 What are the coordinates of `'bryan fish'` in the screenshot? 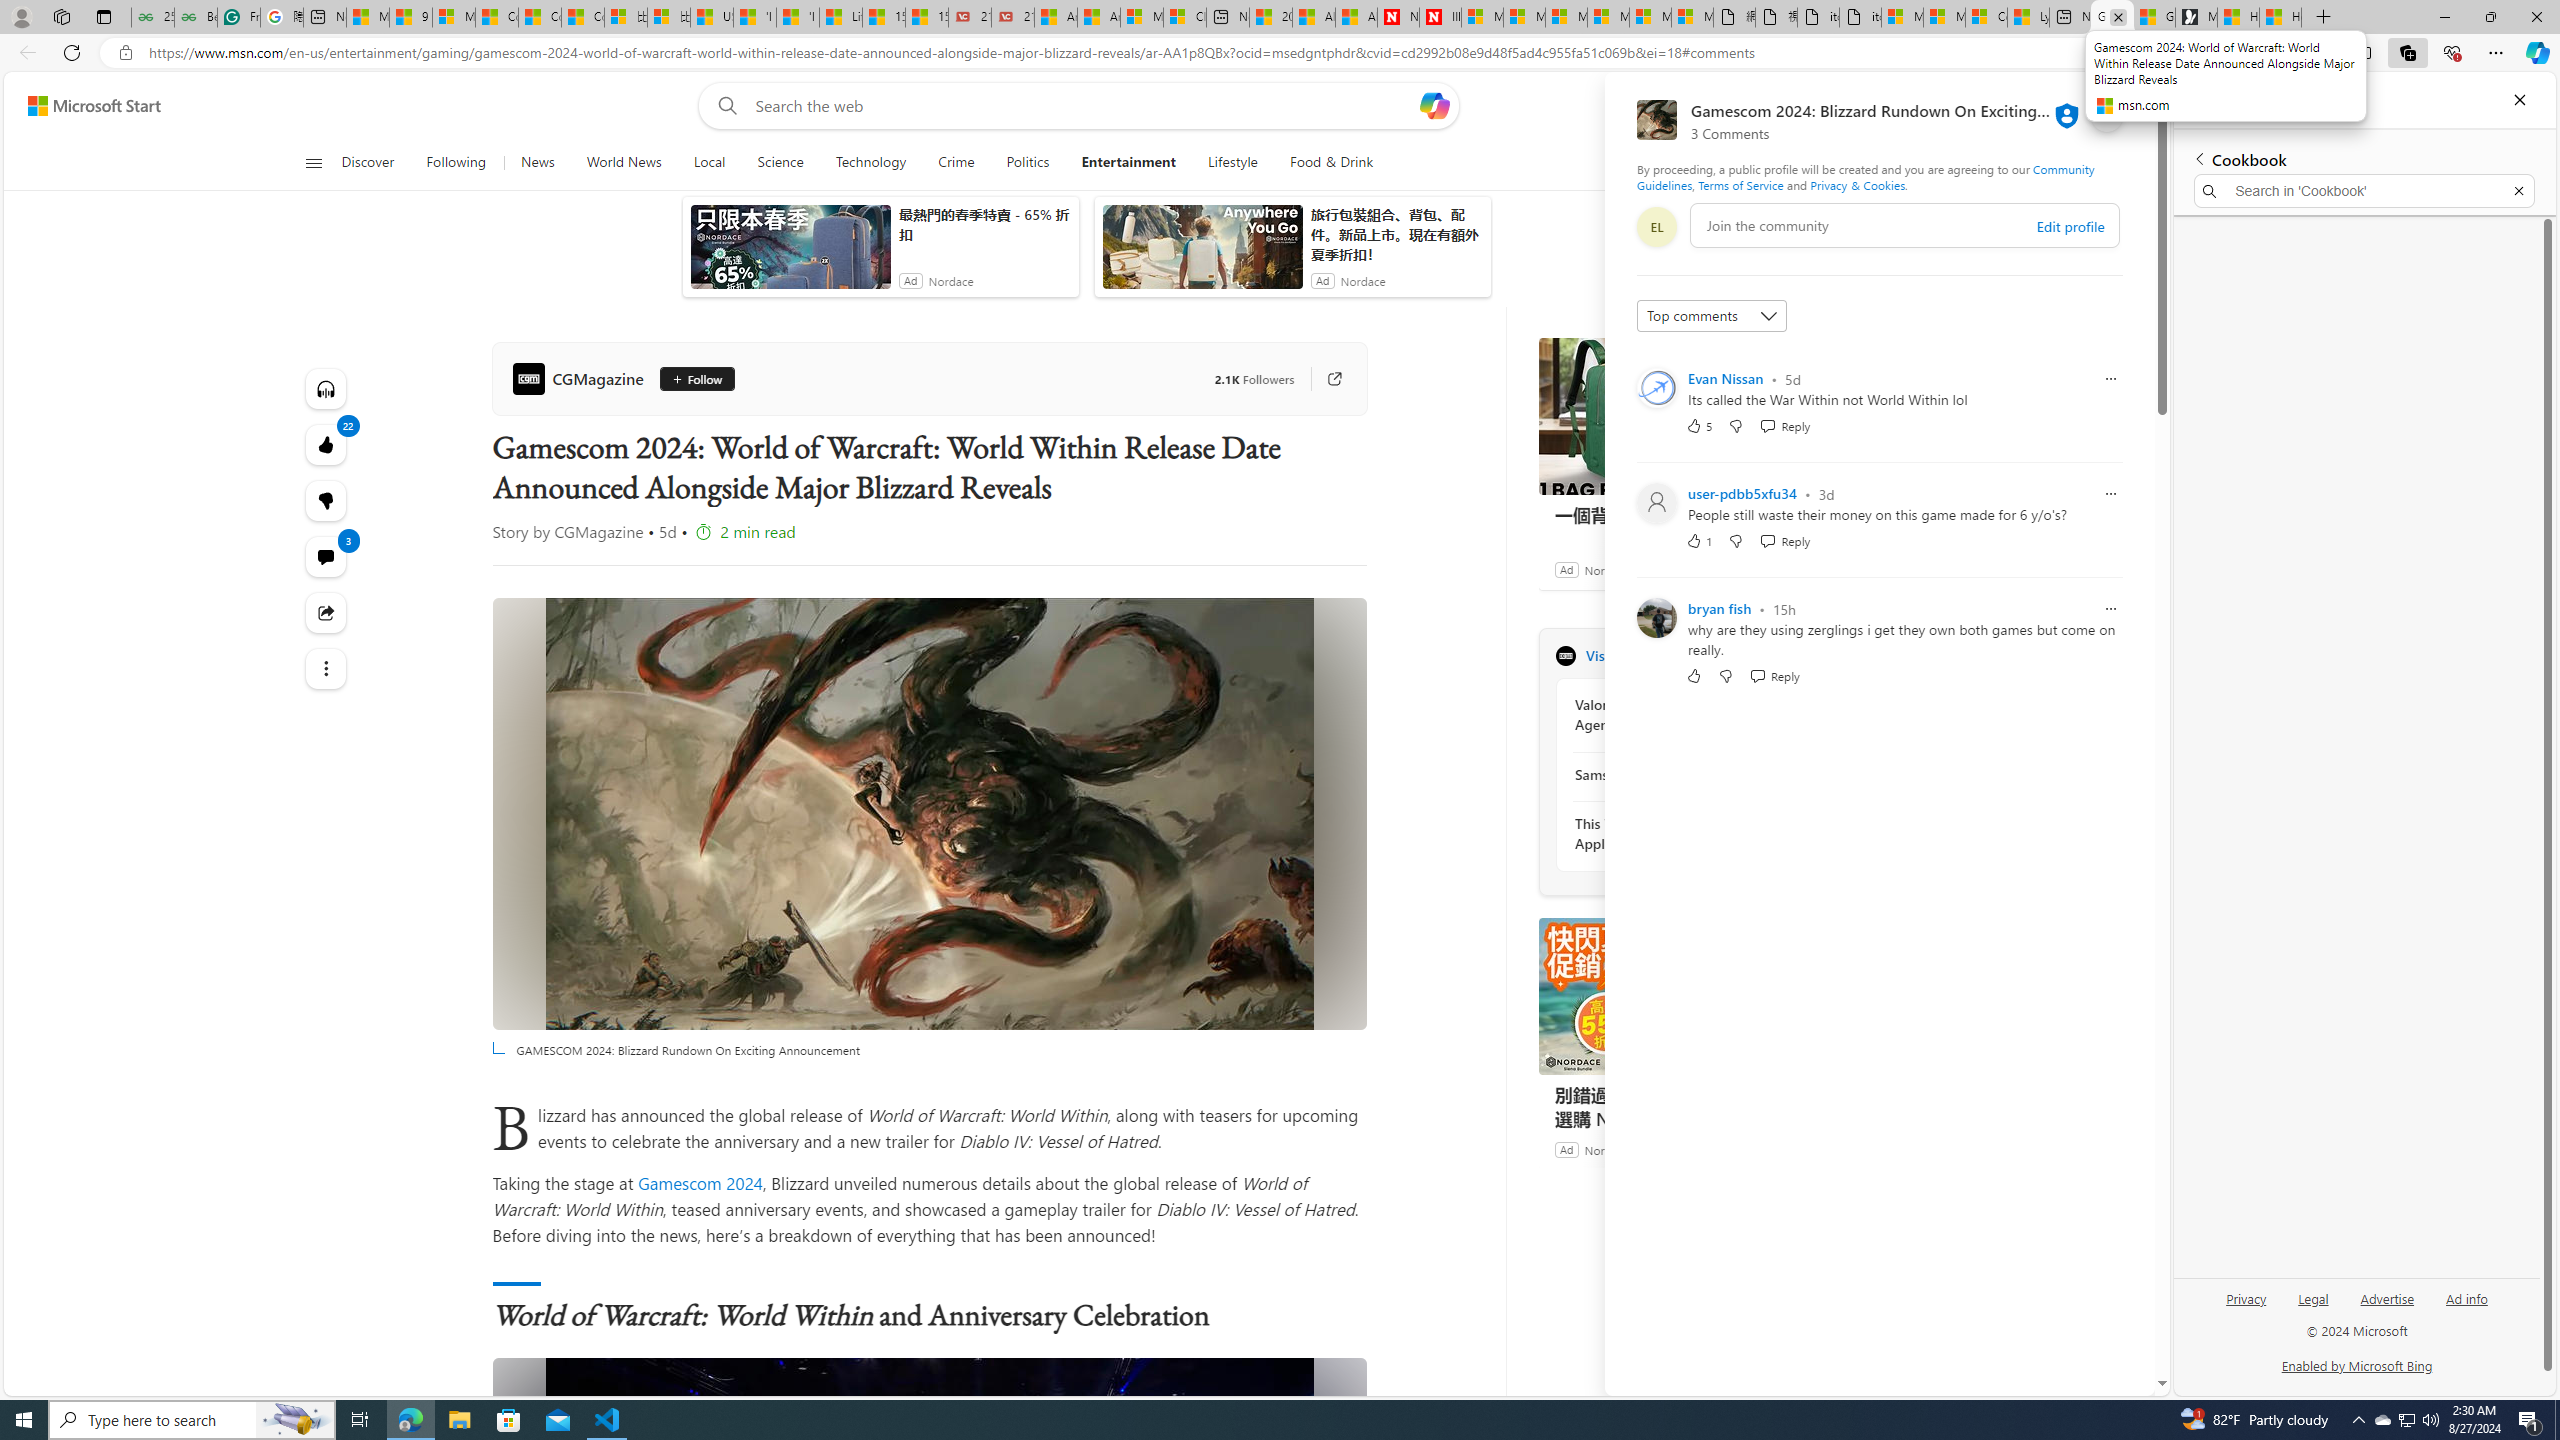 It's located at (1719, 608).